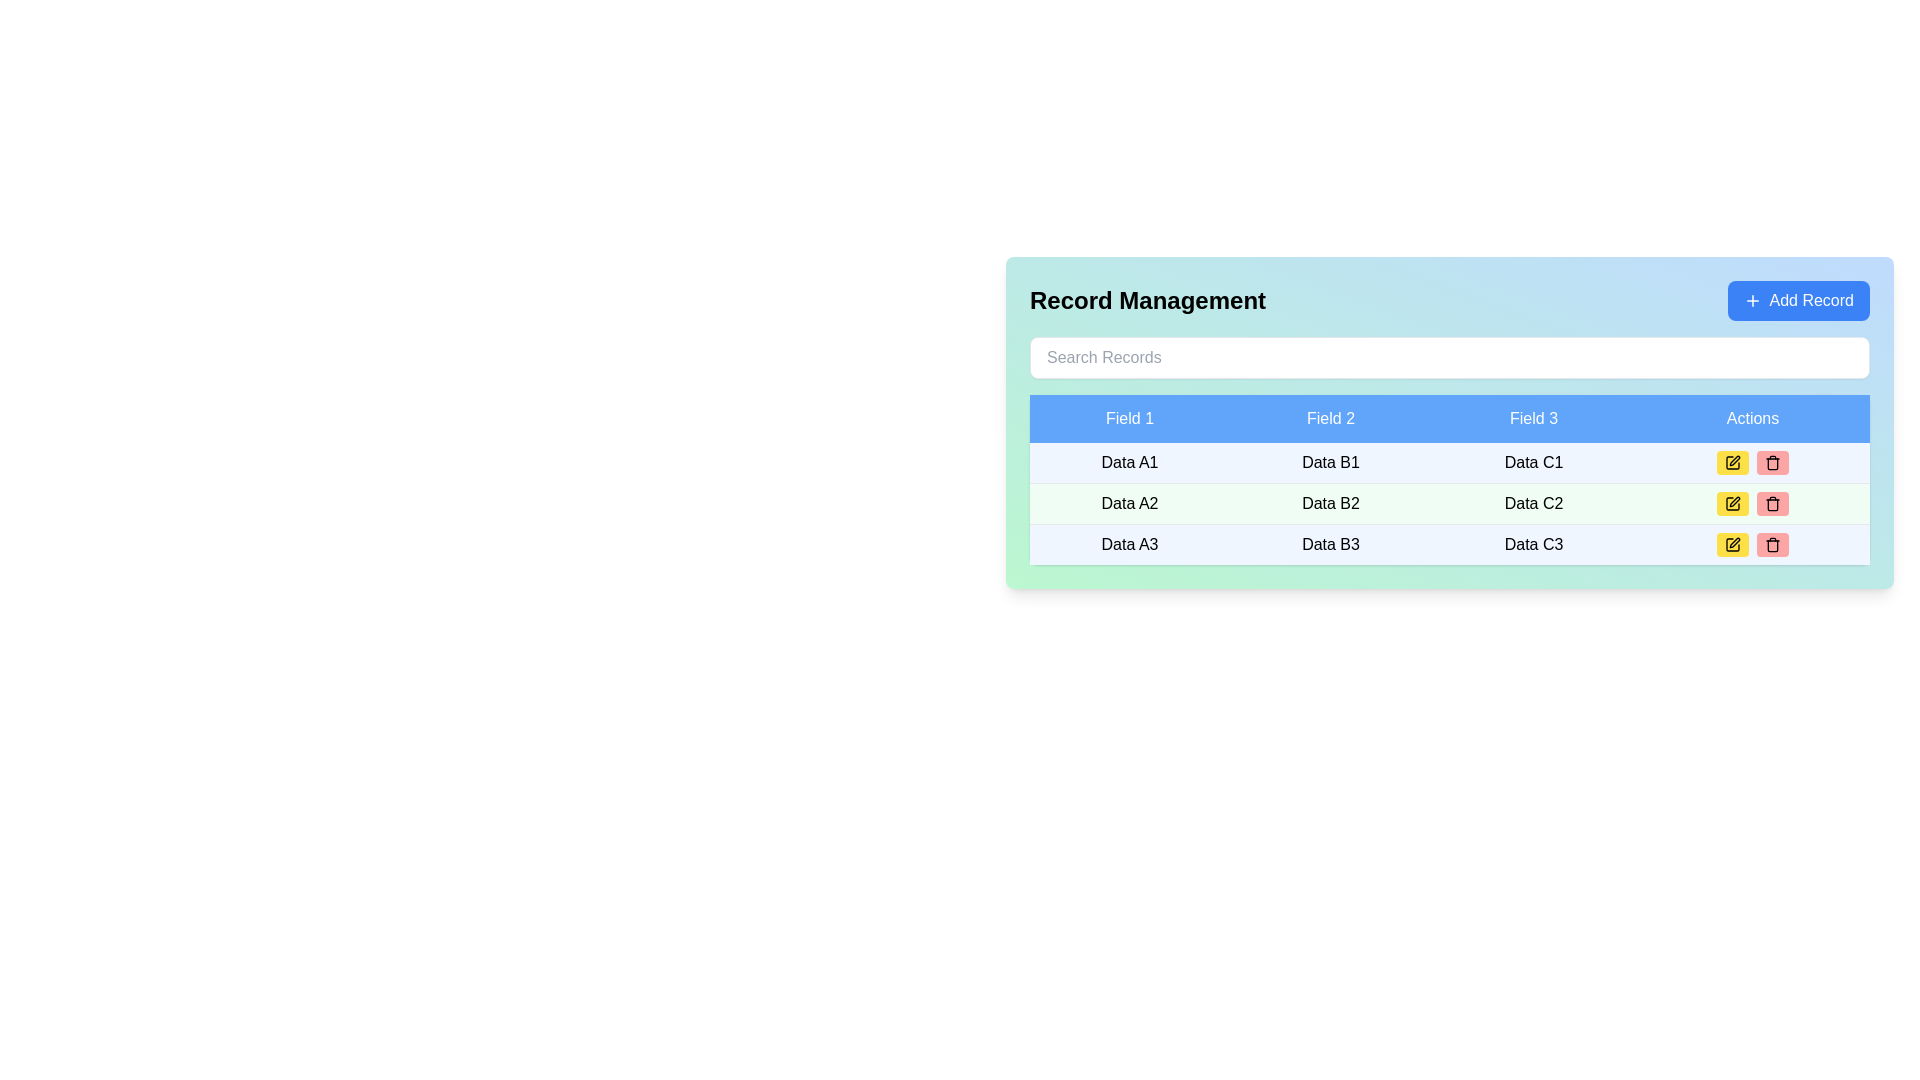  What do you see at coordinates (1533, 503) in the screenshot?
I see `the text label reading 'Data C2' located in the third column of the second row of the table within the Record Management section` at bounding box center [1533, 503].